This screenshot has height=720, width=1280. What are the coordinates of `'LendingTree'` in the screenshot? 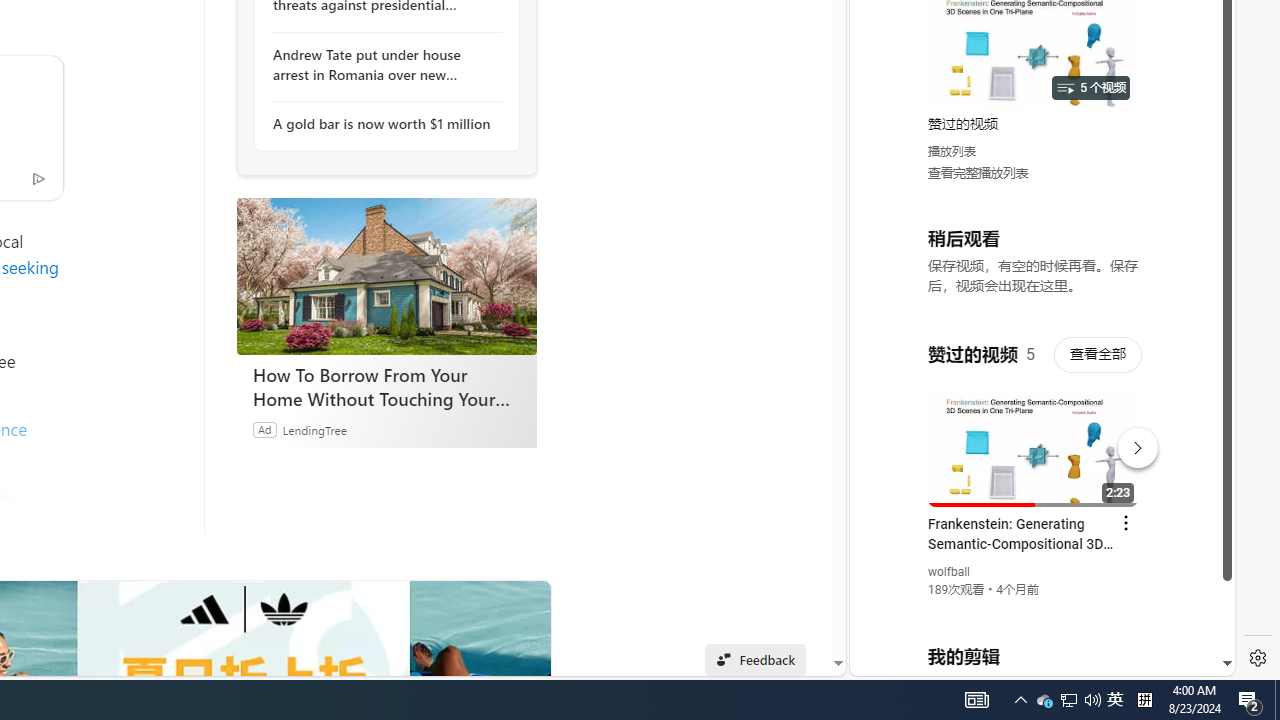 It's located at (313, 428).